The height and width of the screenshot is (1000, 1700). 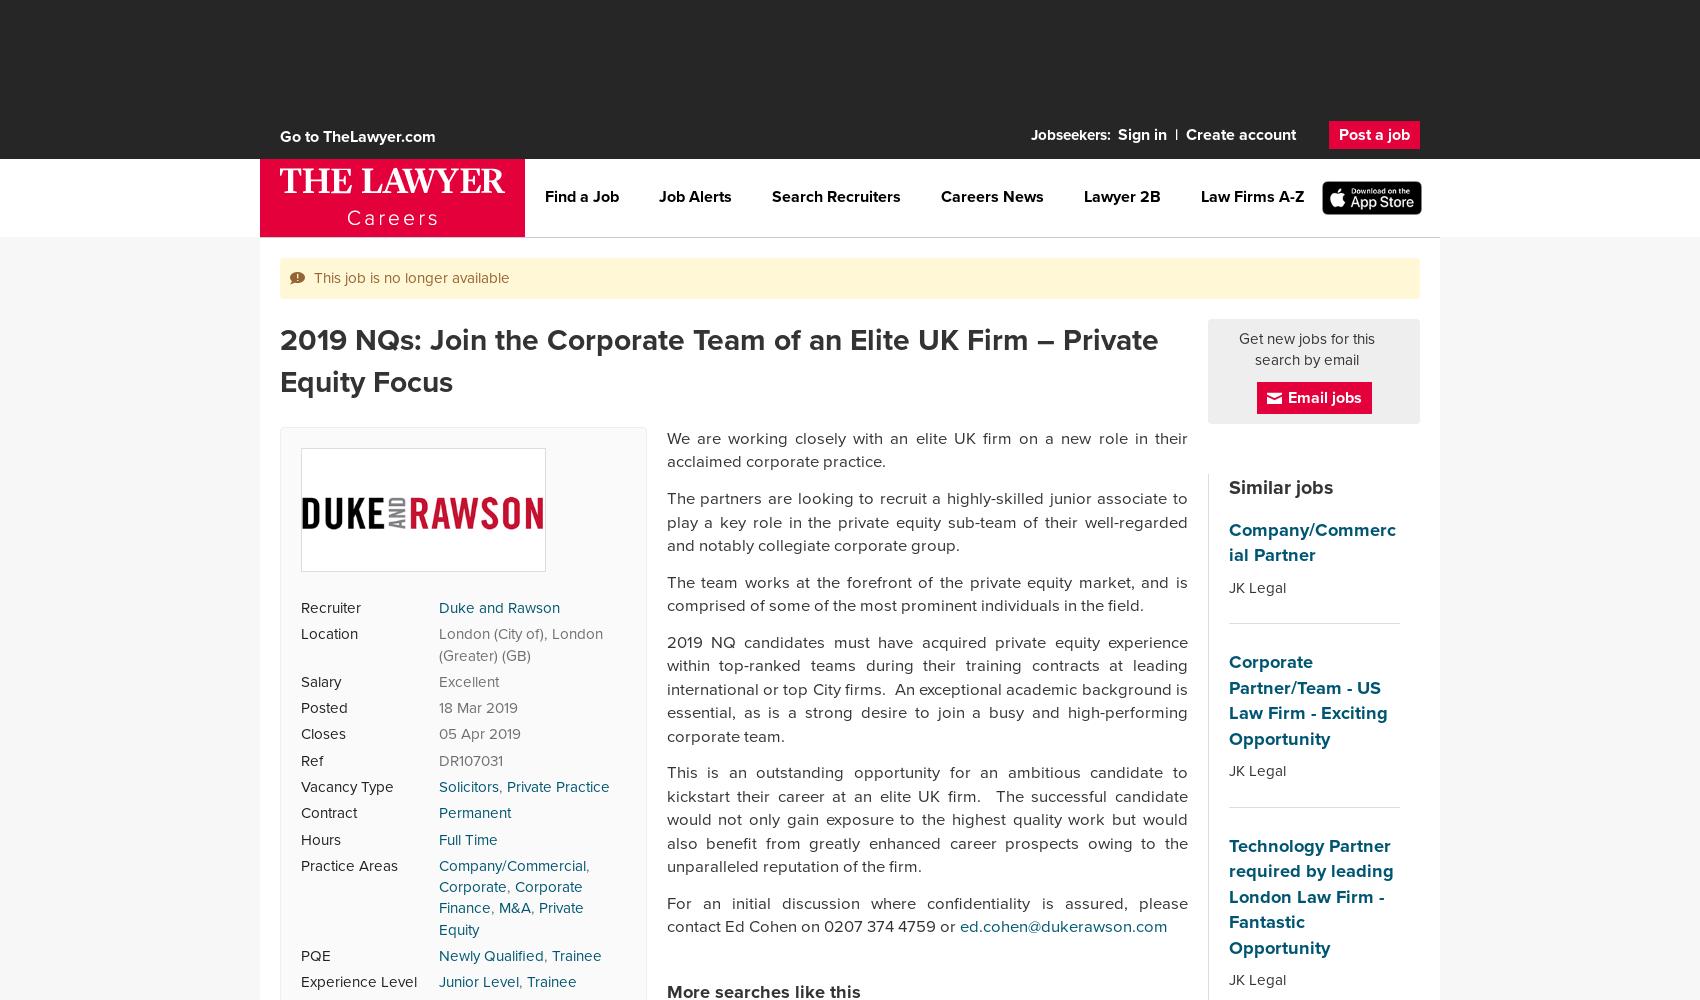 What do you see at coordinates (1374, 134) in the screenshot?
I see `'Post a job'` at bounding box center [1374, 134].